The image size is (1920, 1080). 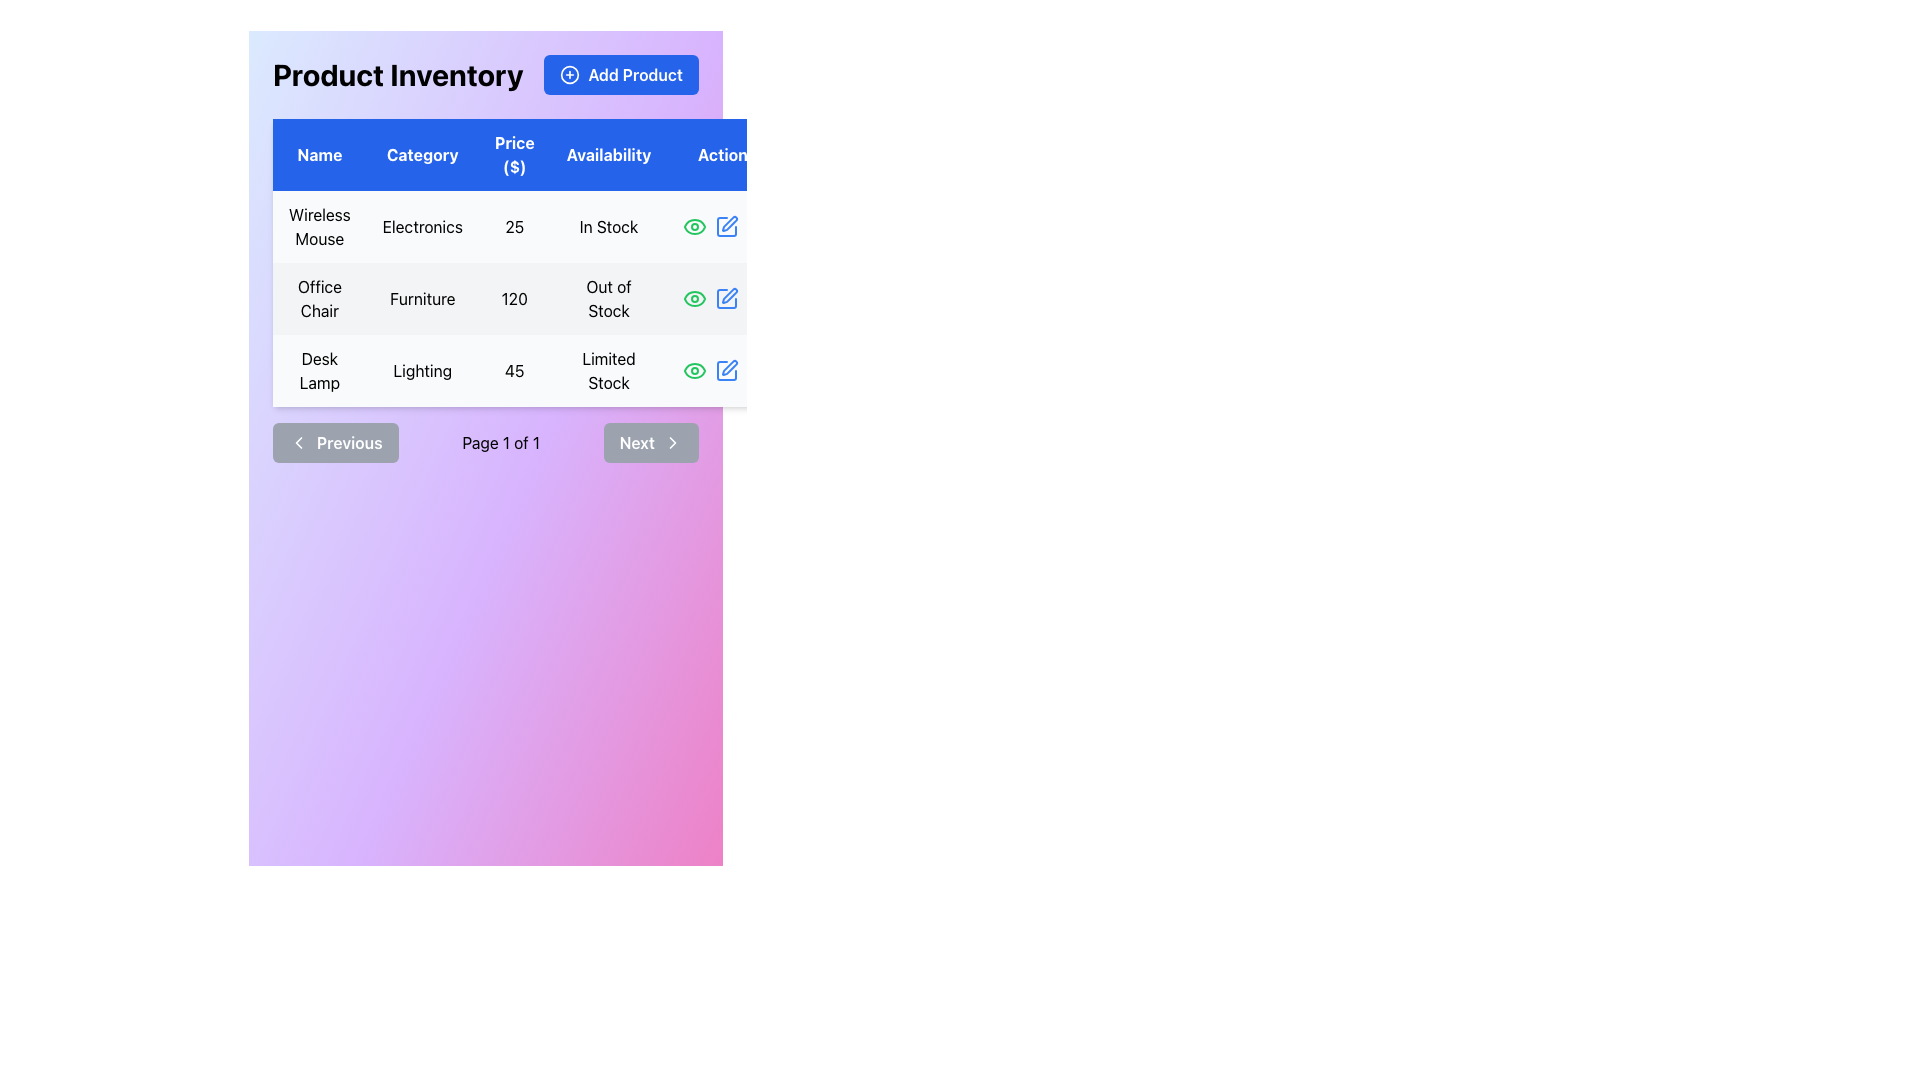 What do you see at coordinates (695, 370) in the screenshot?
I see `the eye icon in the 'Actions' column of the last row in the 'Product Inventory' table, which is represented by a curved, elongated shape resembling an outline of an eye` at bounding box center [695, 370].